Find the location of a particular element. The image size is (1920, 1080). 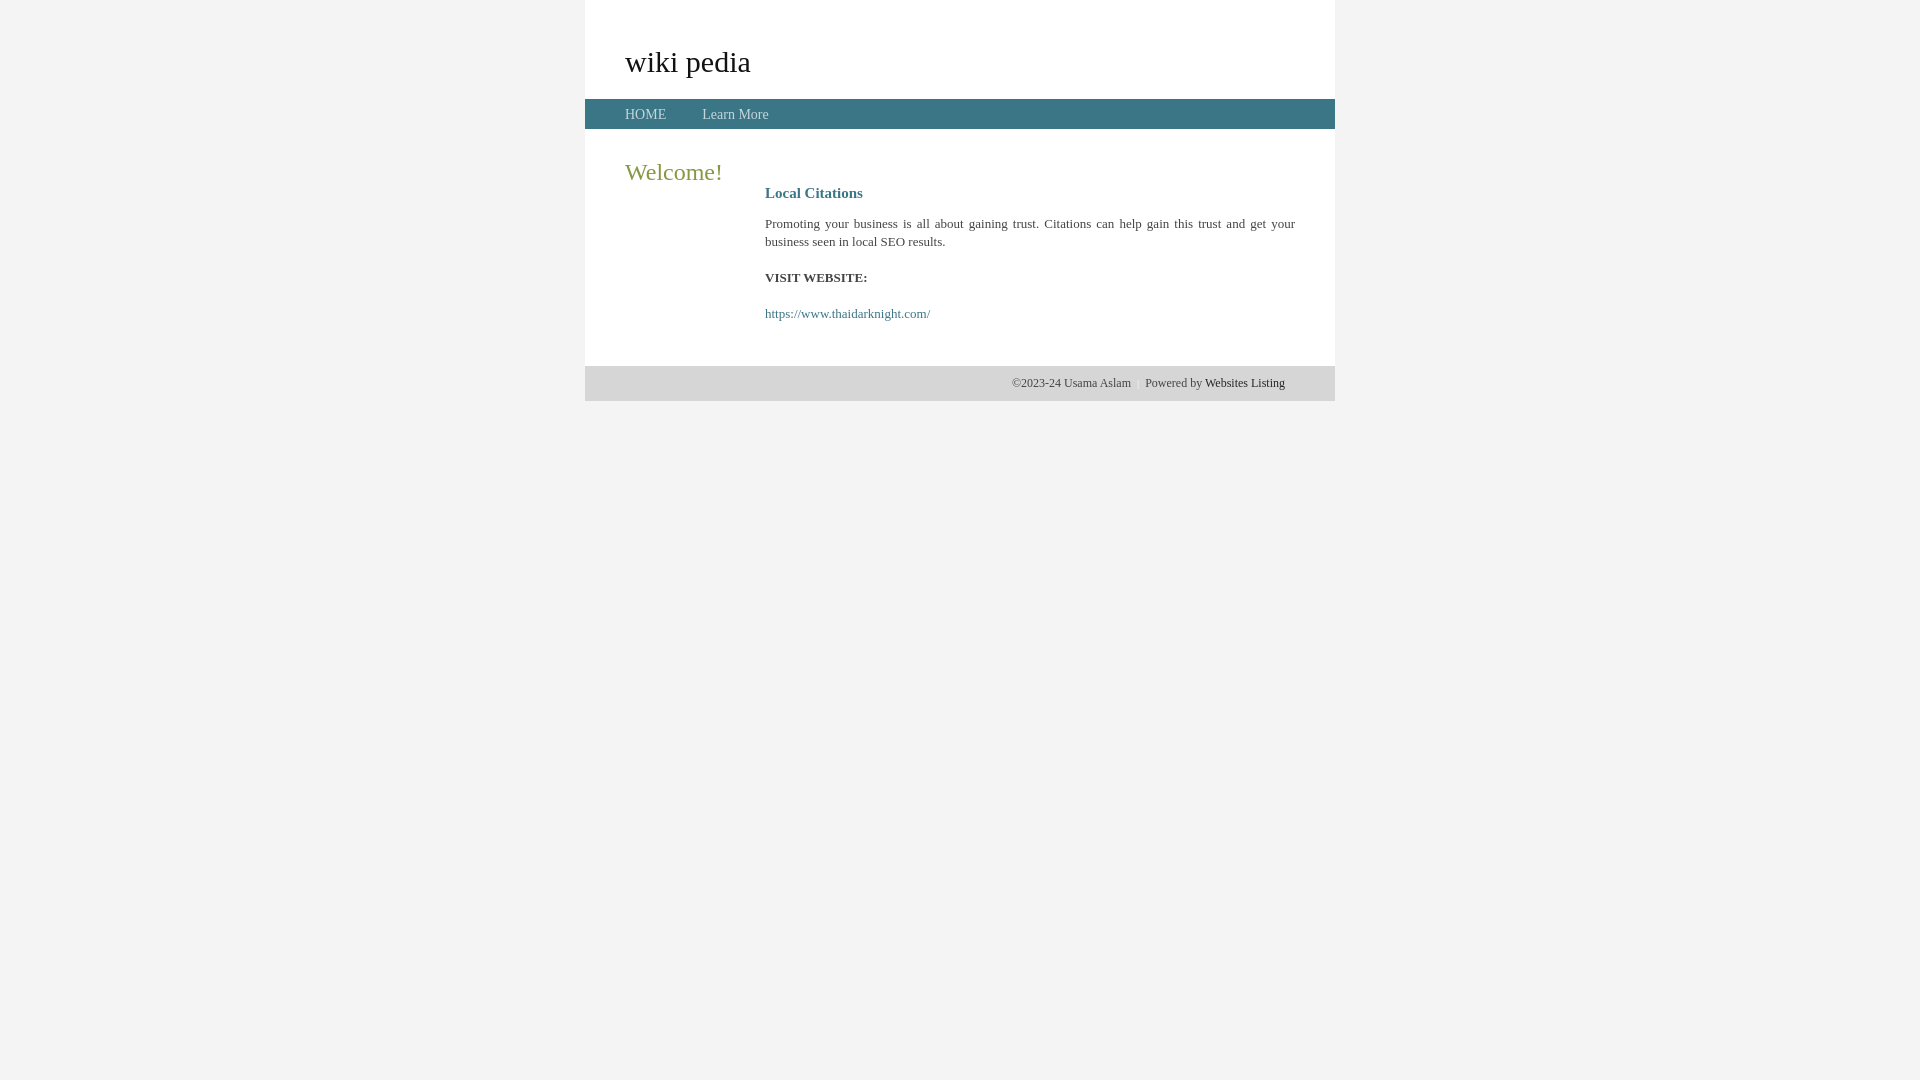

'https://www.thaidarknight.com/' is located at coordinates (847, 313).